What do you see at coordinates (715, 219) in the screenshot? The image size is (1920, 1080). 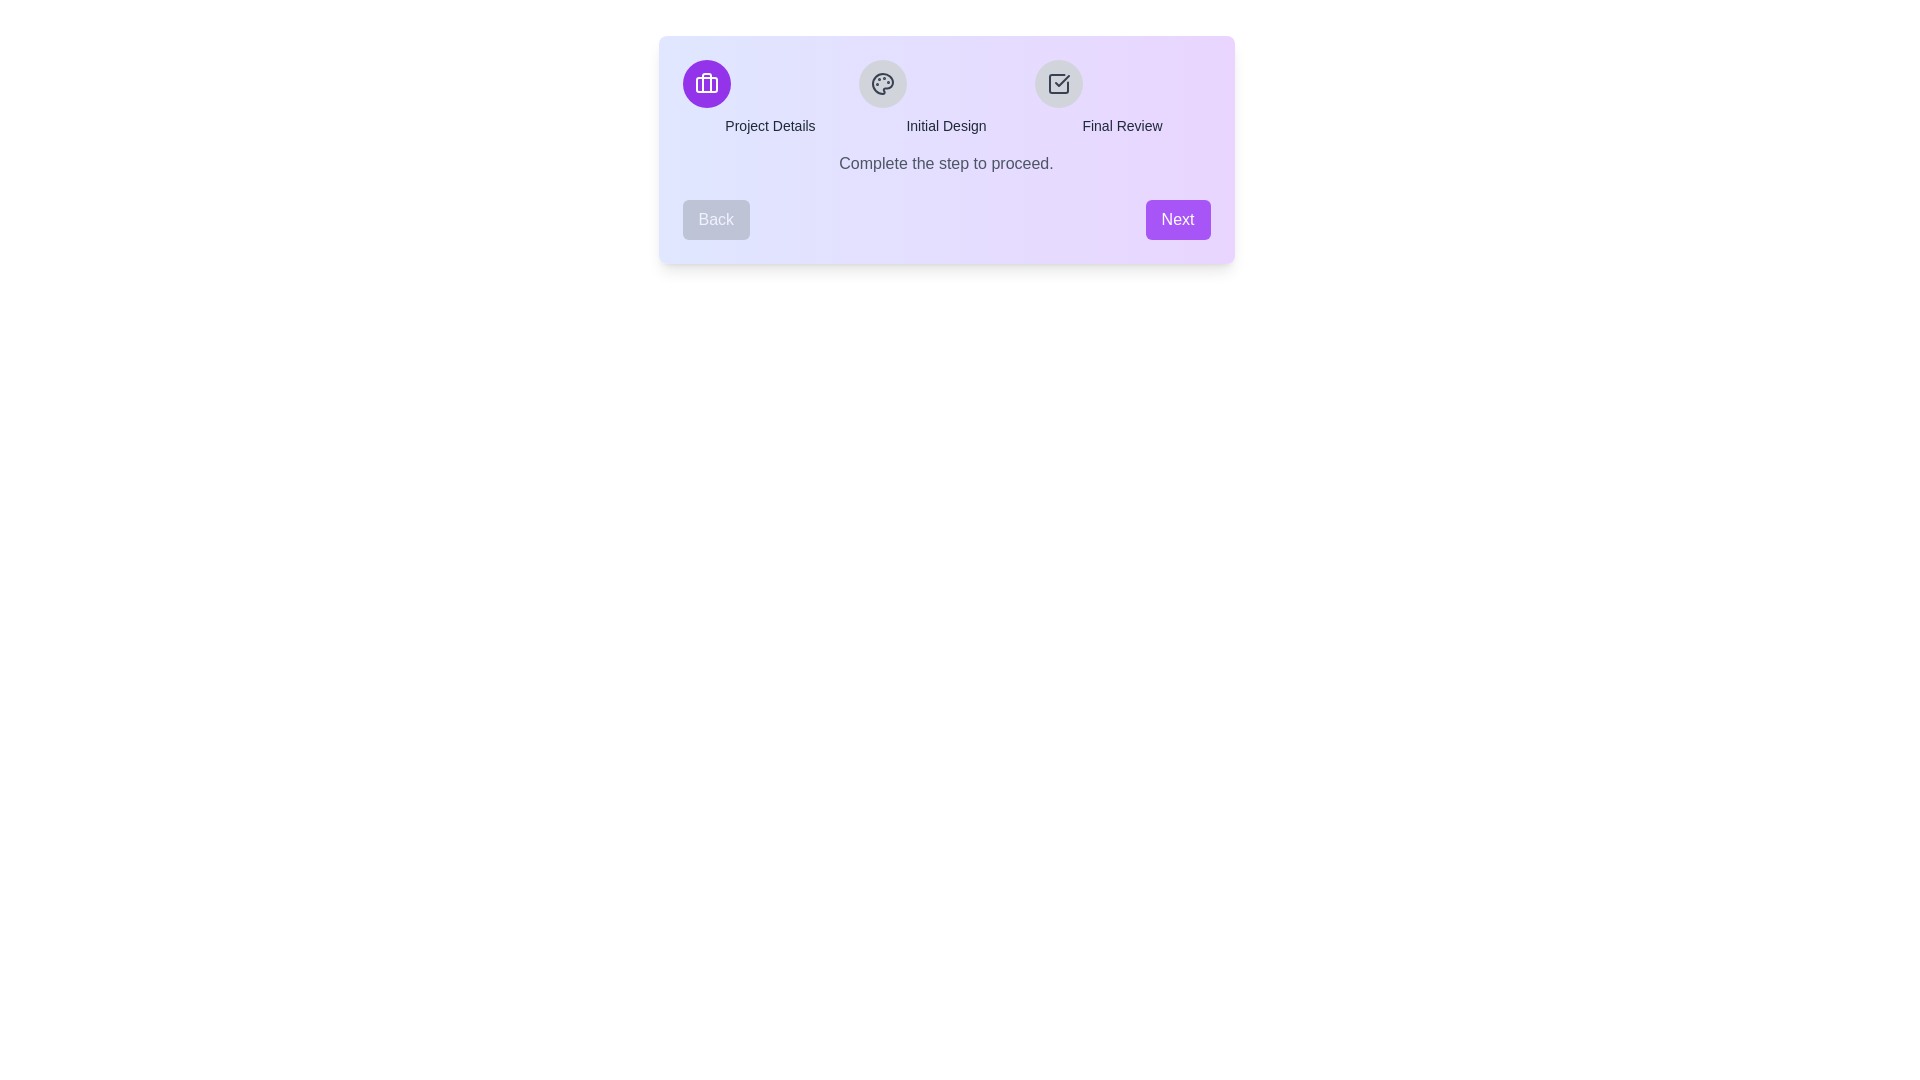 I see `the Back button to navigate through the steps` at bounding box center [715, 219].